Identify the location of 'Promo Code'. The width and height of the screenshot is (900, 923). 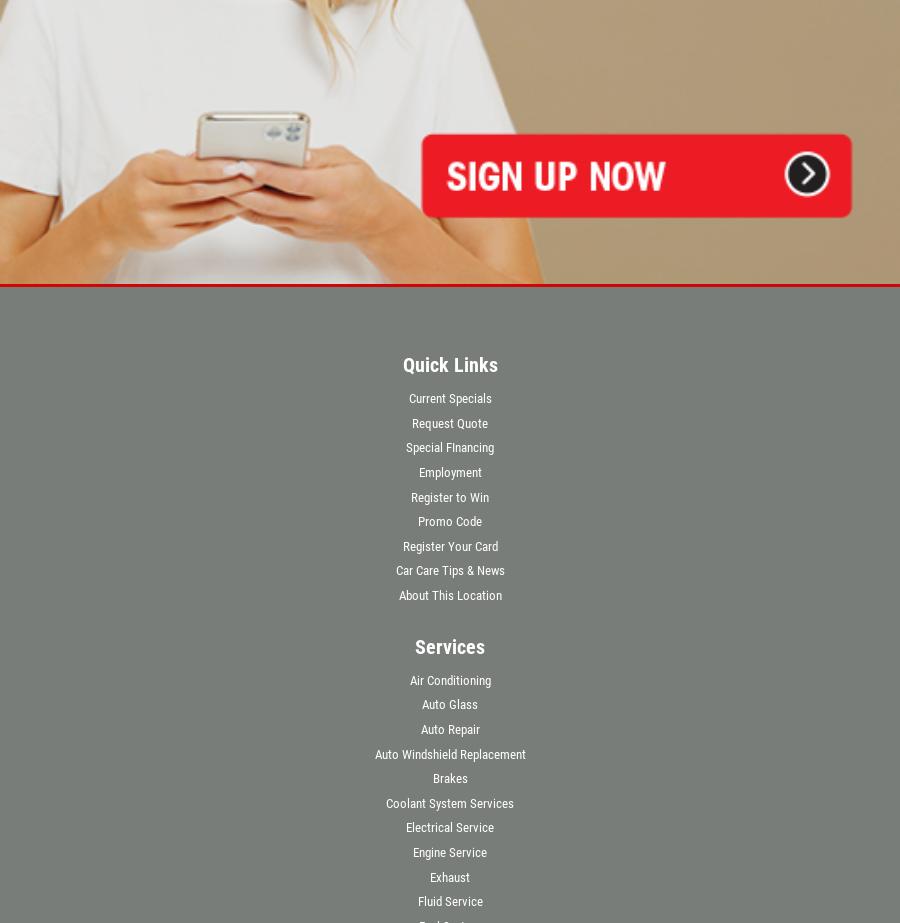
(450, 520).